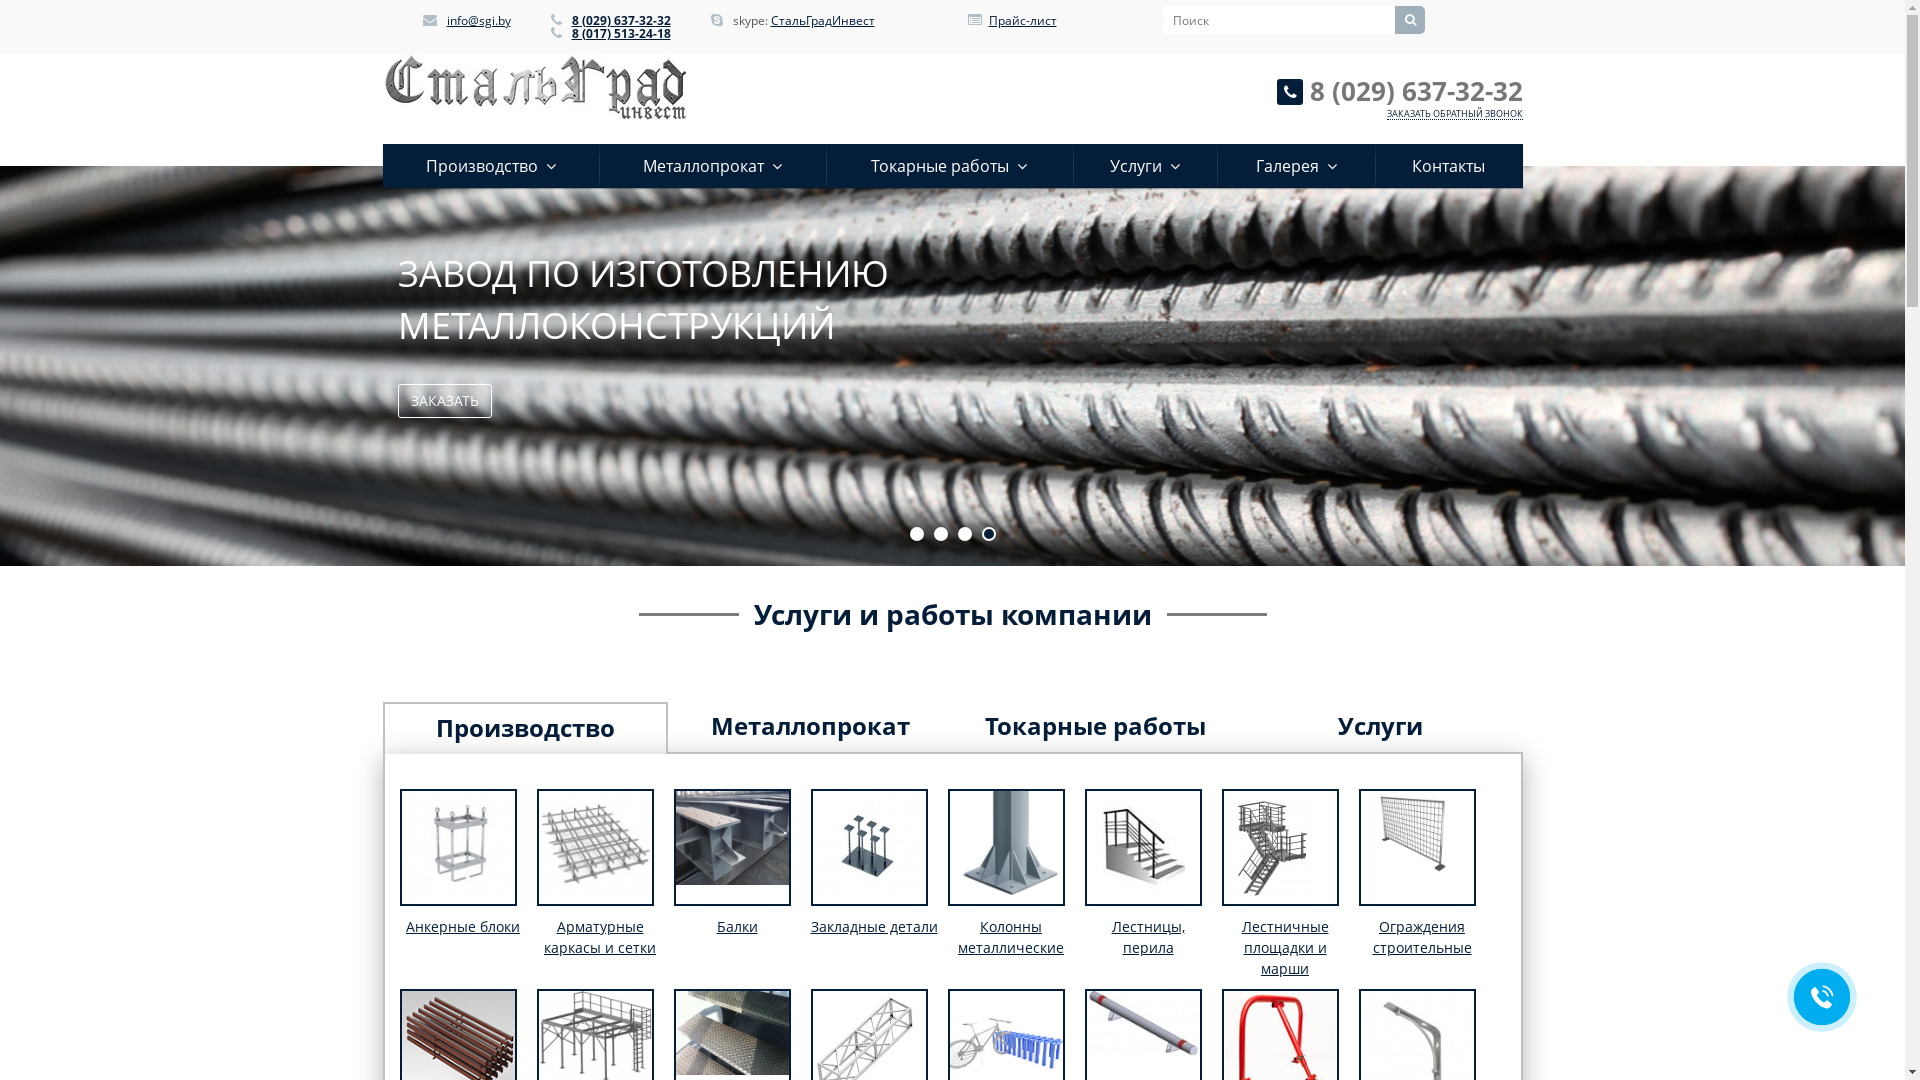 The height and width of the screenshot is (1080, 1920). What do you see at coordinates (620, 20) in the screenshot?
I see `'8 (029) 637-32-32'` at bounding box center [620, 20].